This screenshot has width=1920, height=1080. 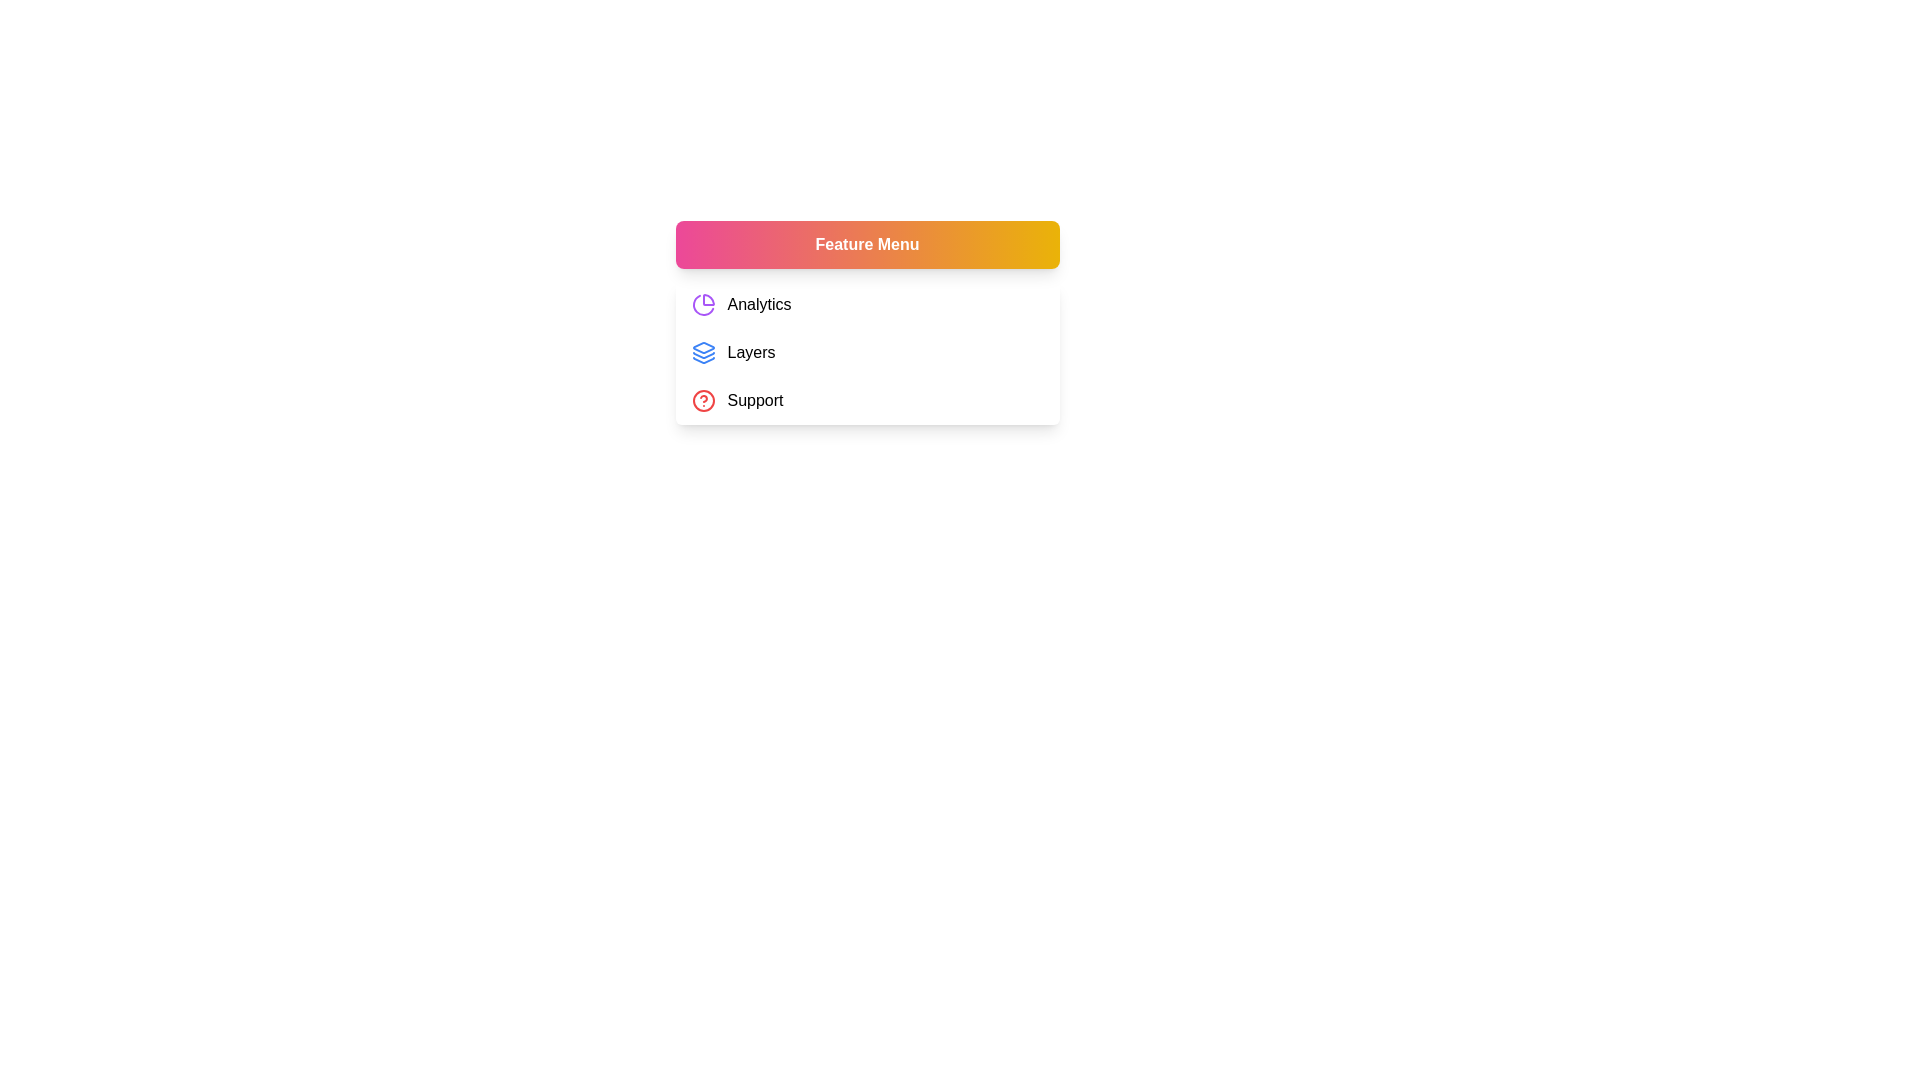 I want to click on the 'Support' option in the menu, so click(x=867, y=401).